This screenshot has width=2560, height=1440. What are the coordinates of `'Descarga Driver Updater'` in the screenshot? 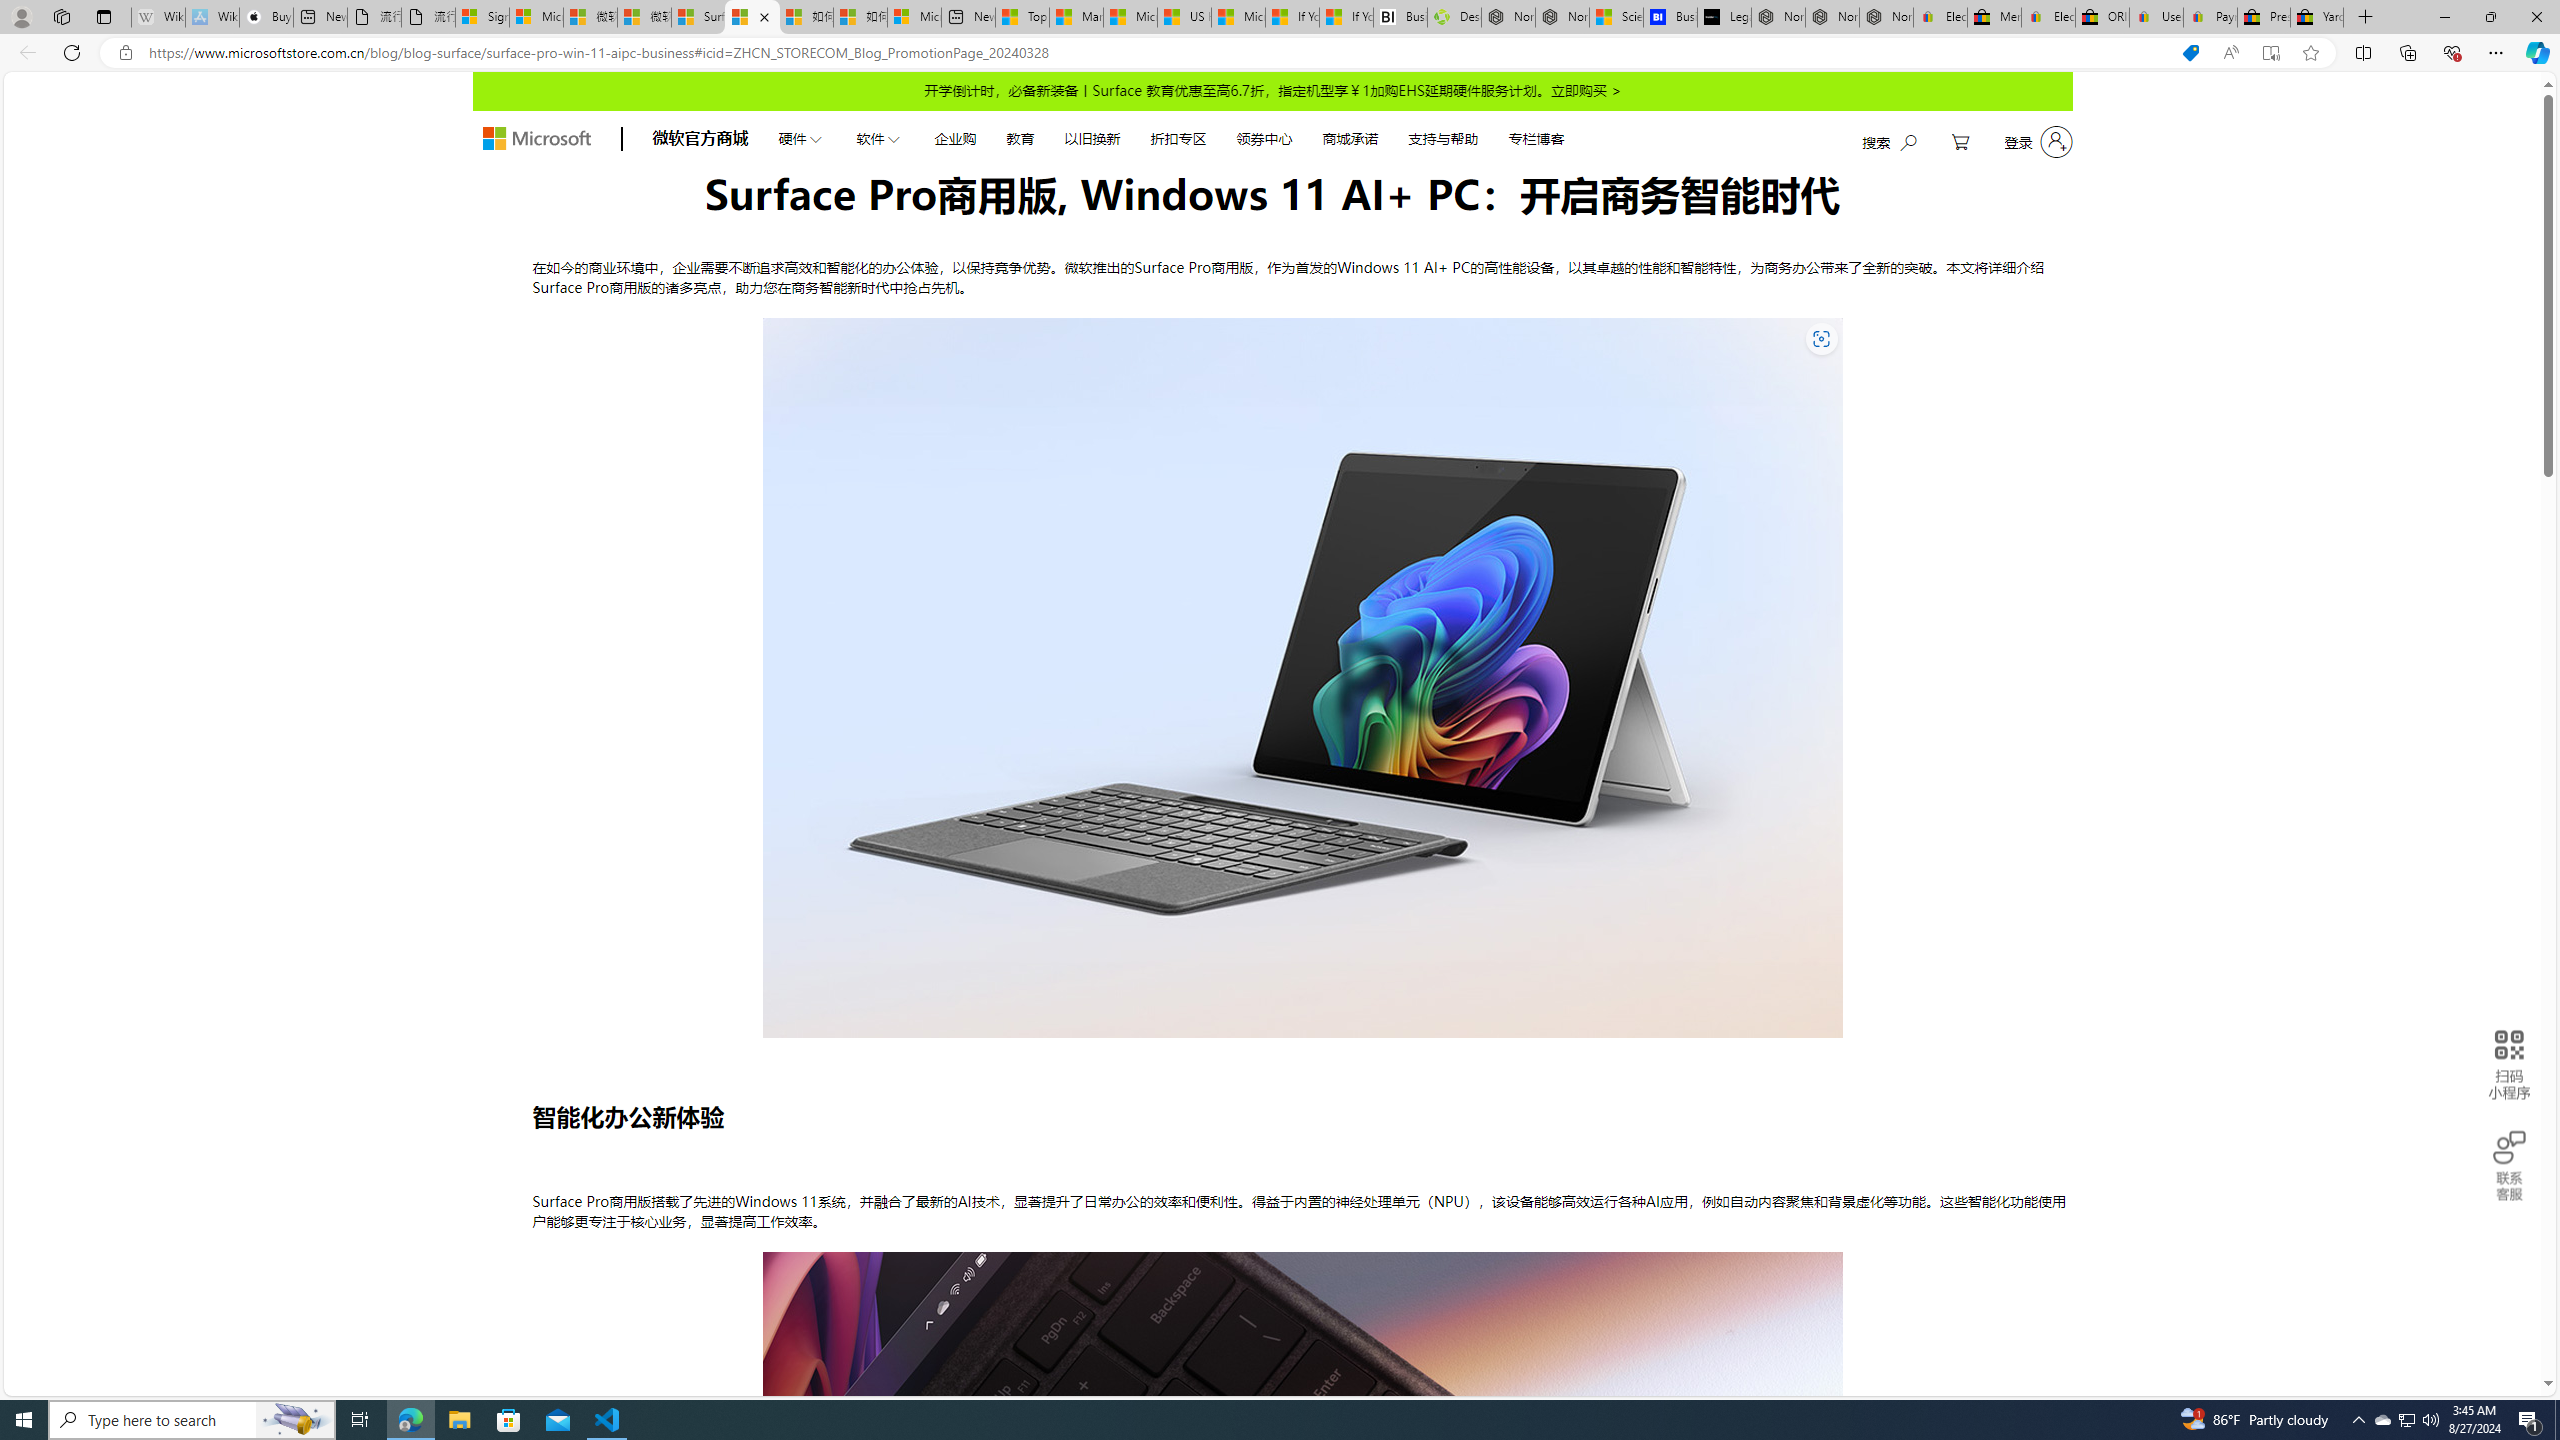 It's located at (1454, 16).